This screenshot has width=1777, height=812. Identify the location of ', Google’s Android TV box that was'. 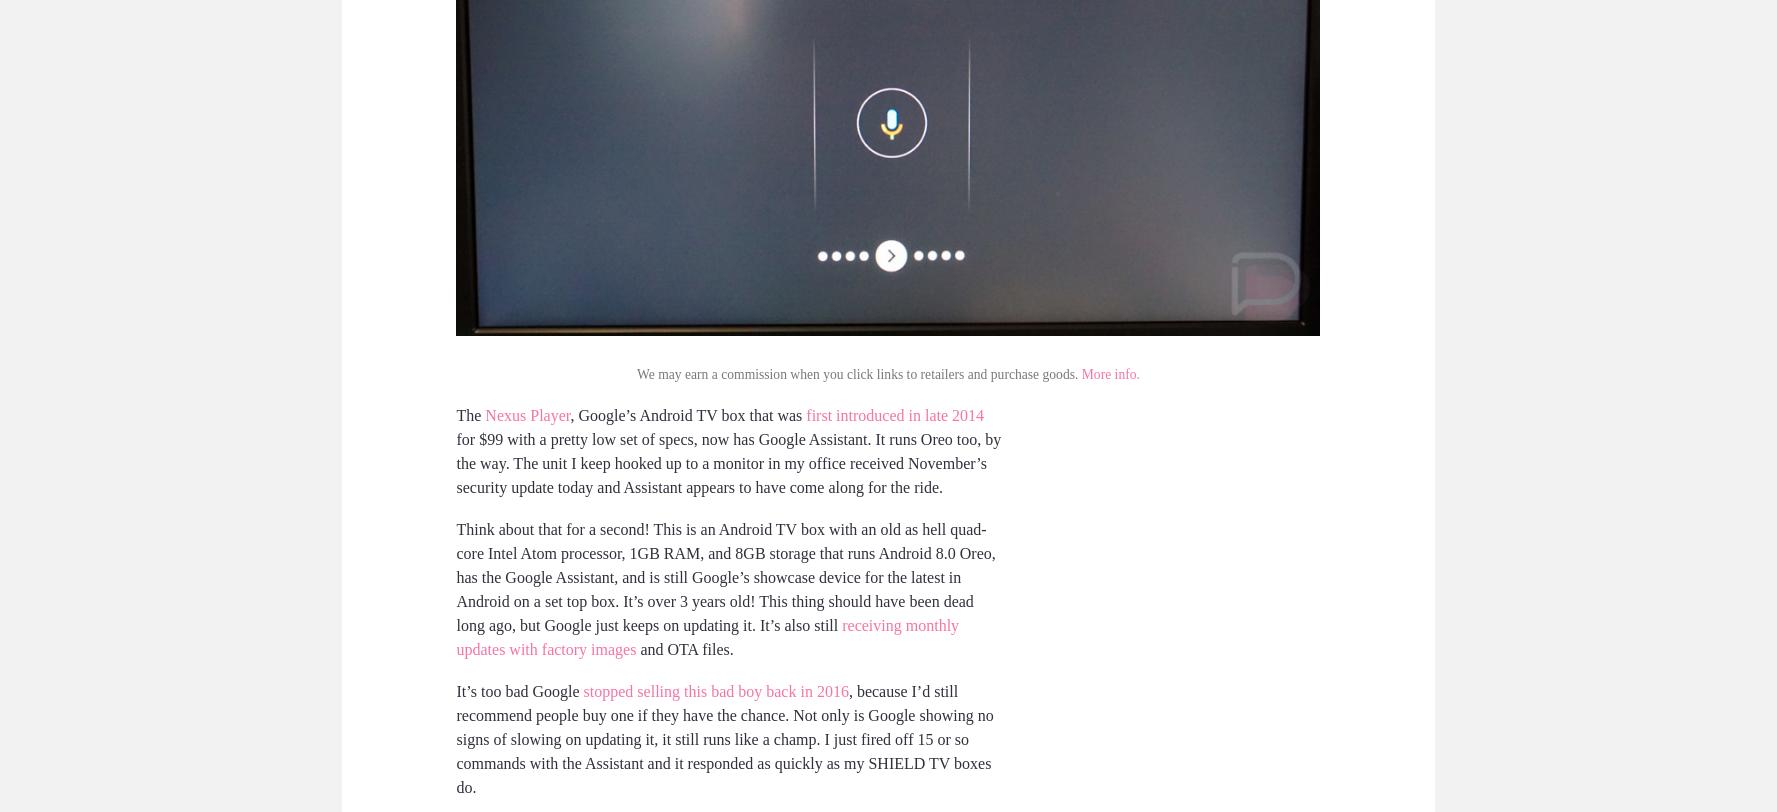
(687, 414).